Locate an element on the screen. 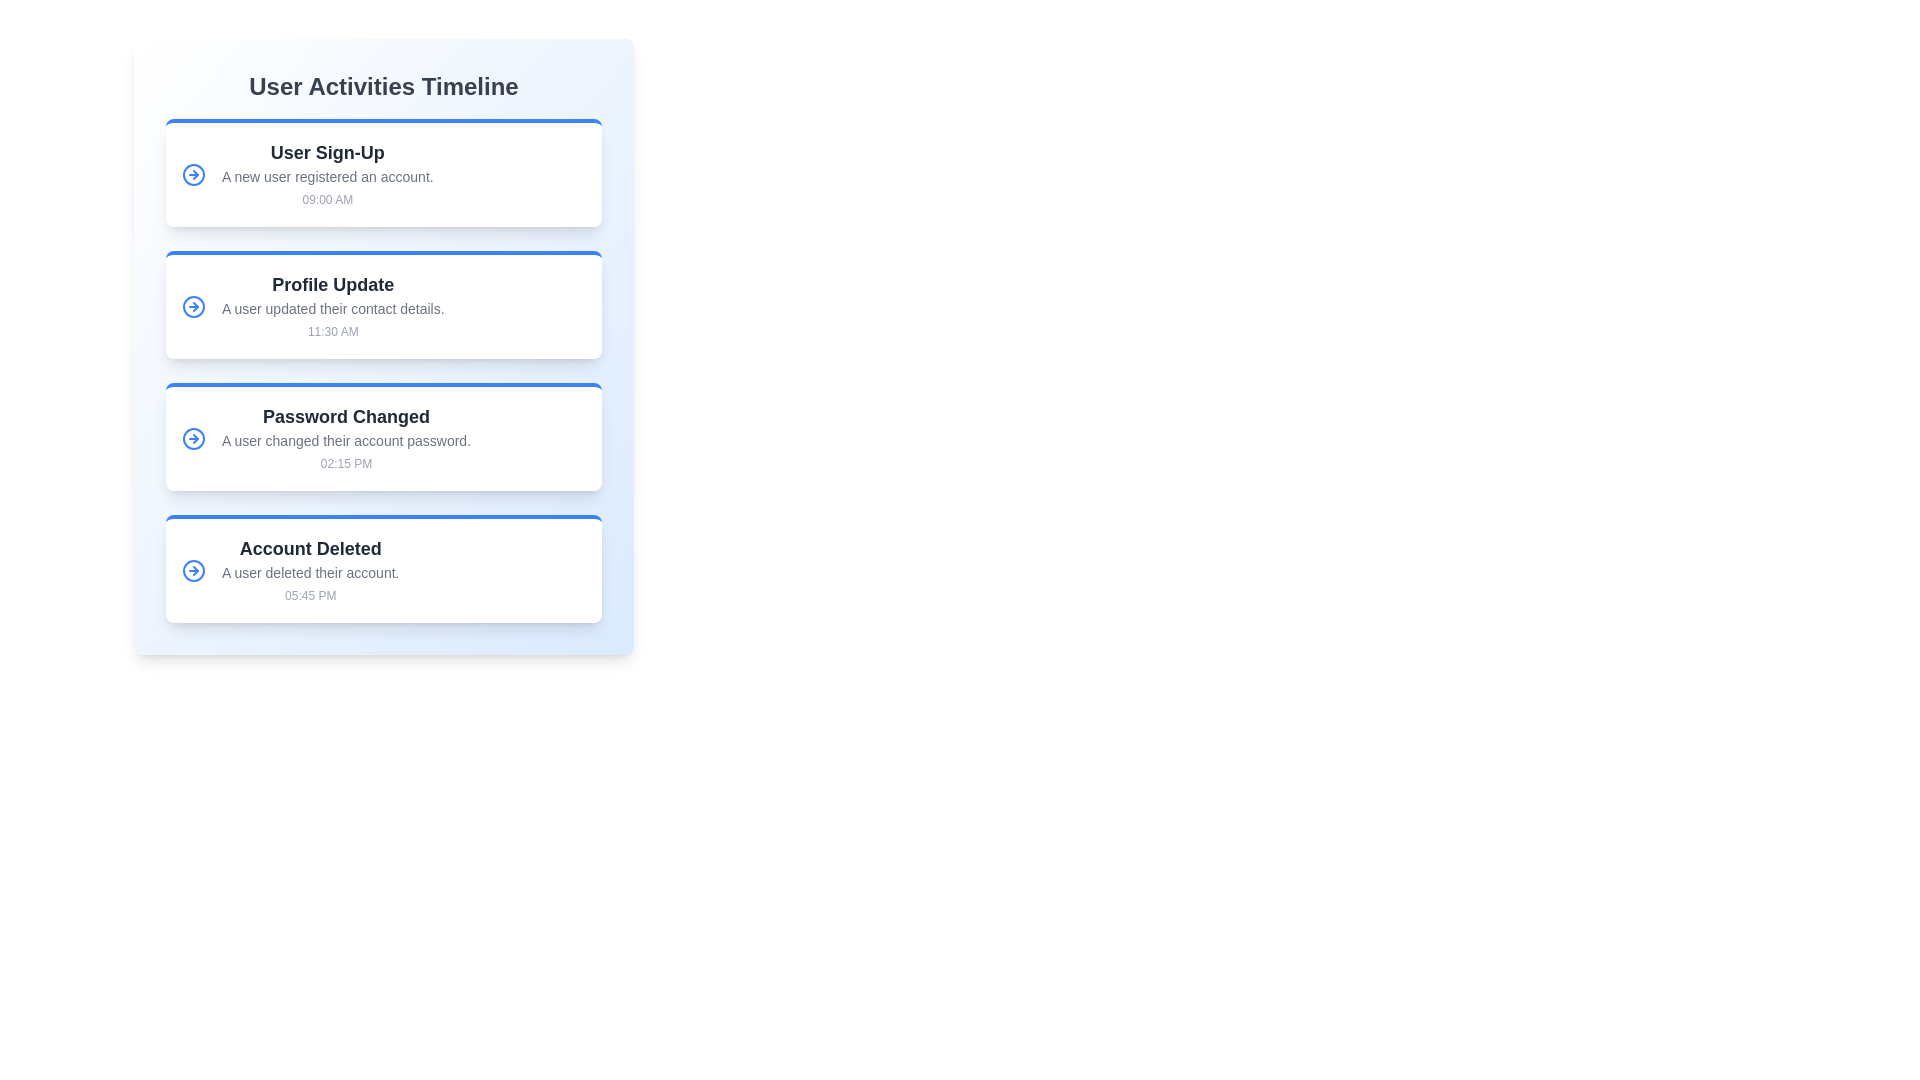 The width and height of the screenshot is (1920, 1080). the static text element that displays 'A user updated their contact details.', which is positioned between the header 'Profile Update' and the timestamp '11:30 AM' is located at coordinates (333, 308).